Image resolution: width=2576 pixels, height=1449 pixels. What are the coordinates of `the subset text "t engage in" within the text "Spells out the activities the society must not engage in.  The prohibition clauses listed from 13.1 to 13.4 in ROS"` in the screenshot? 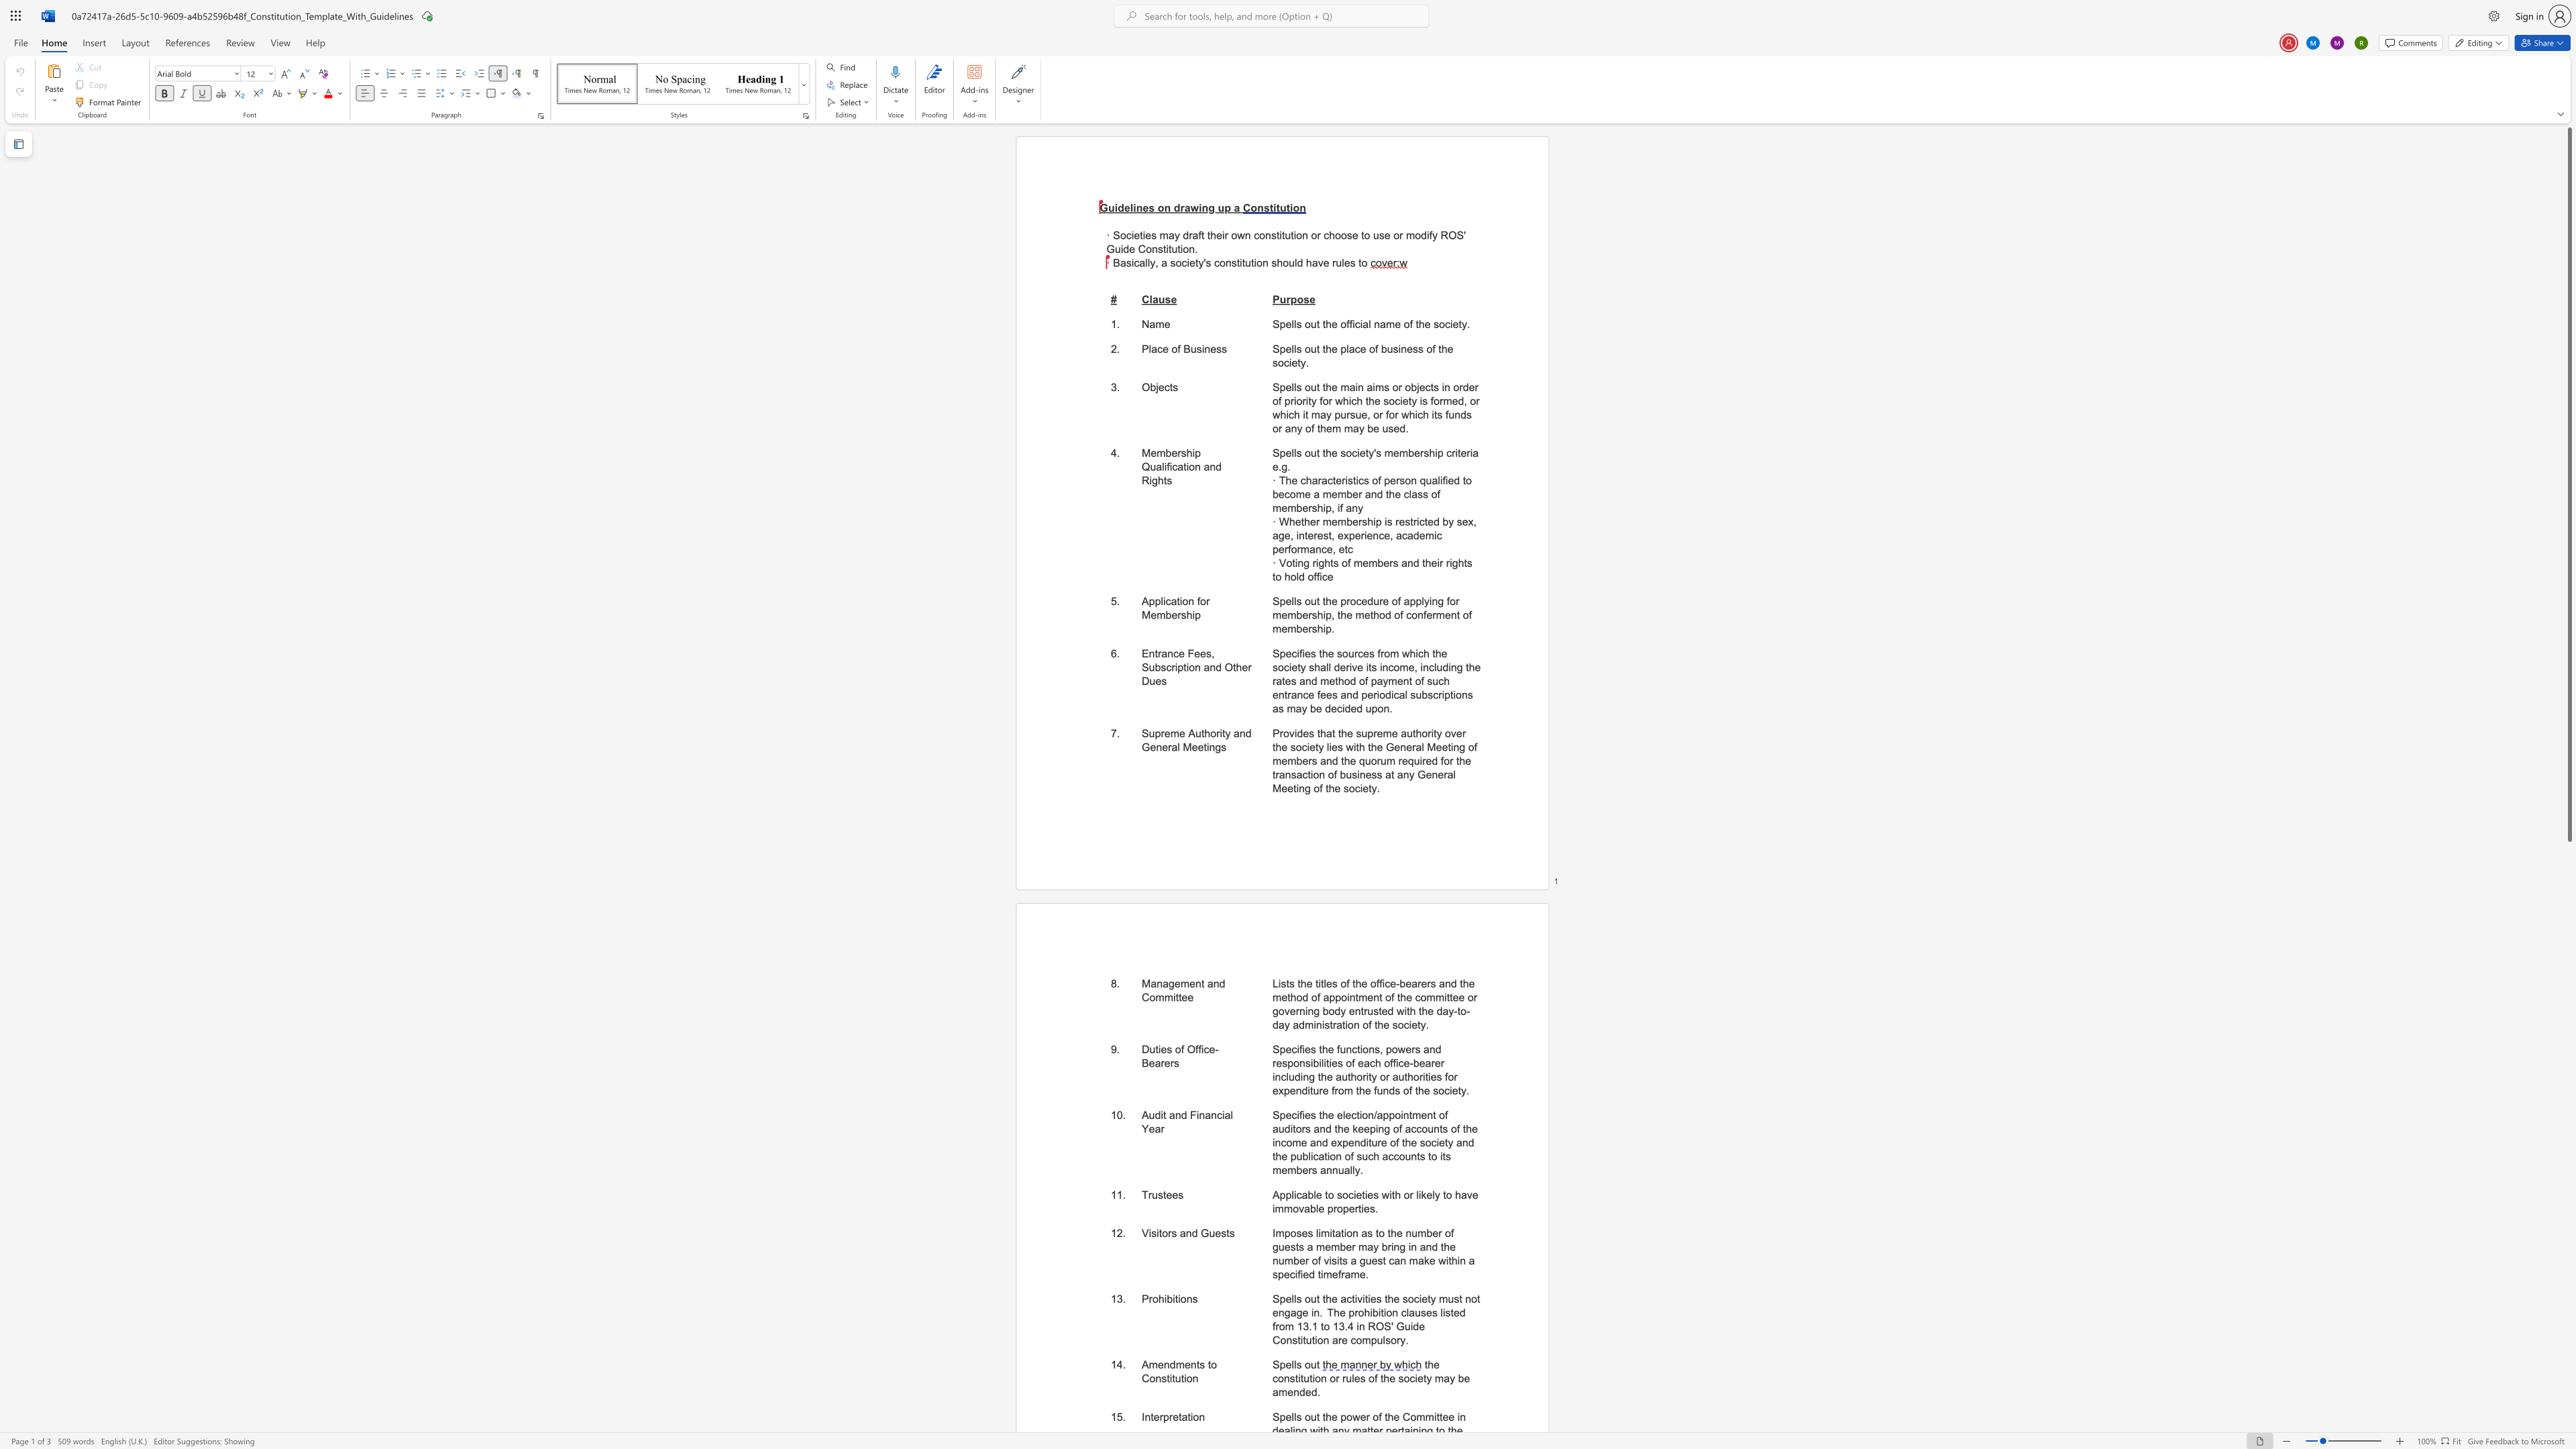 It's located at (1476, 1298).